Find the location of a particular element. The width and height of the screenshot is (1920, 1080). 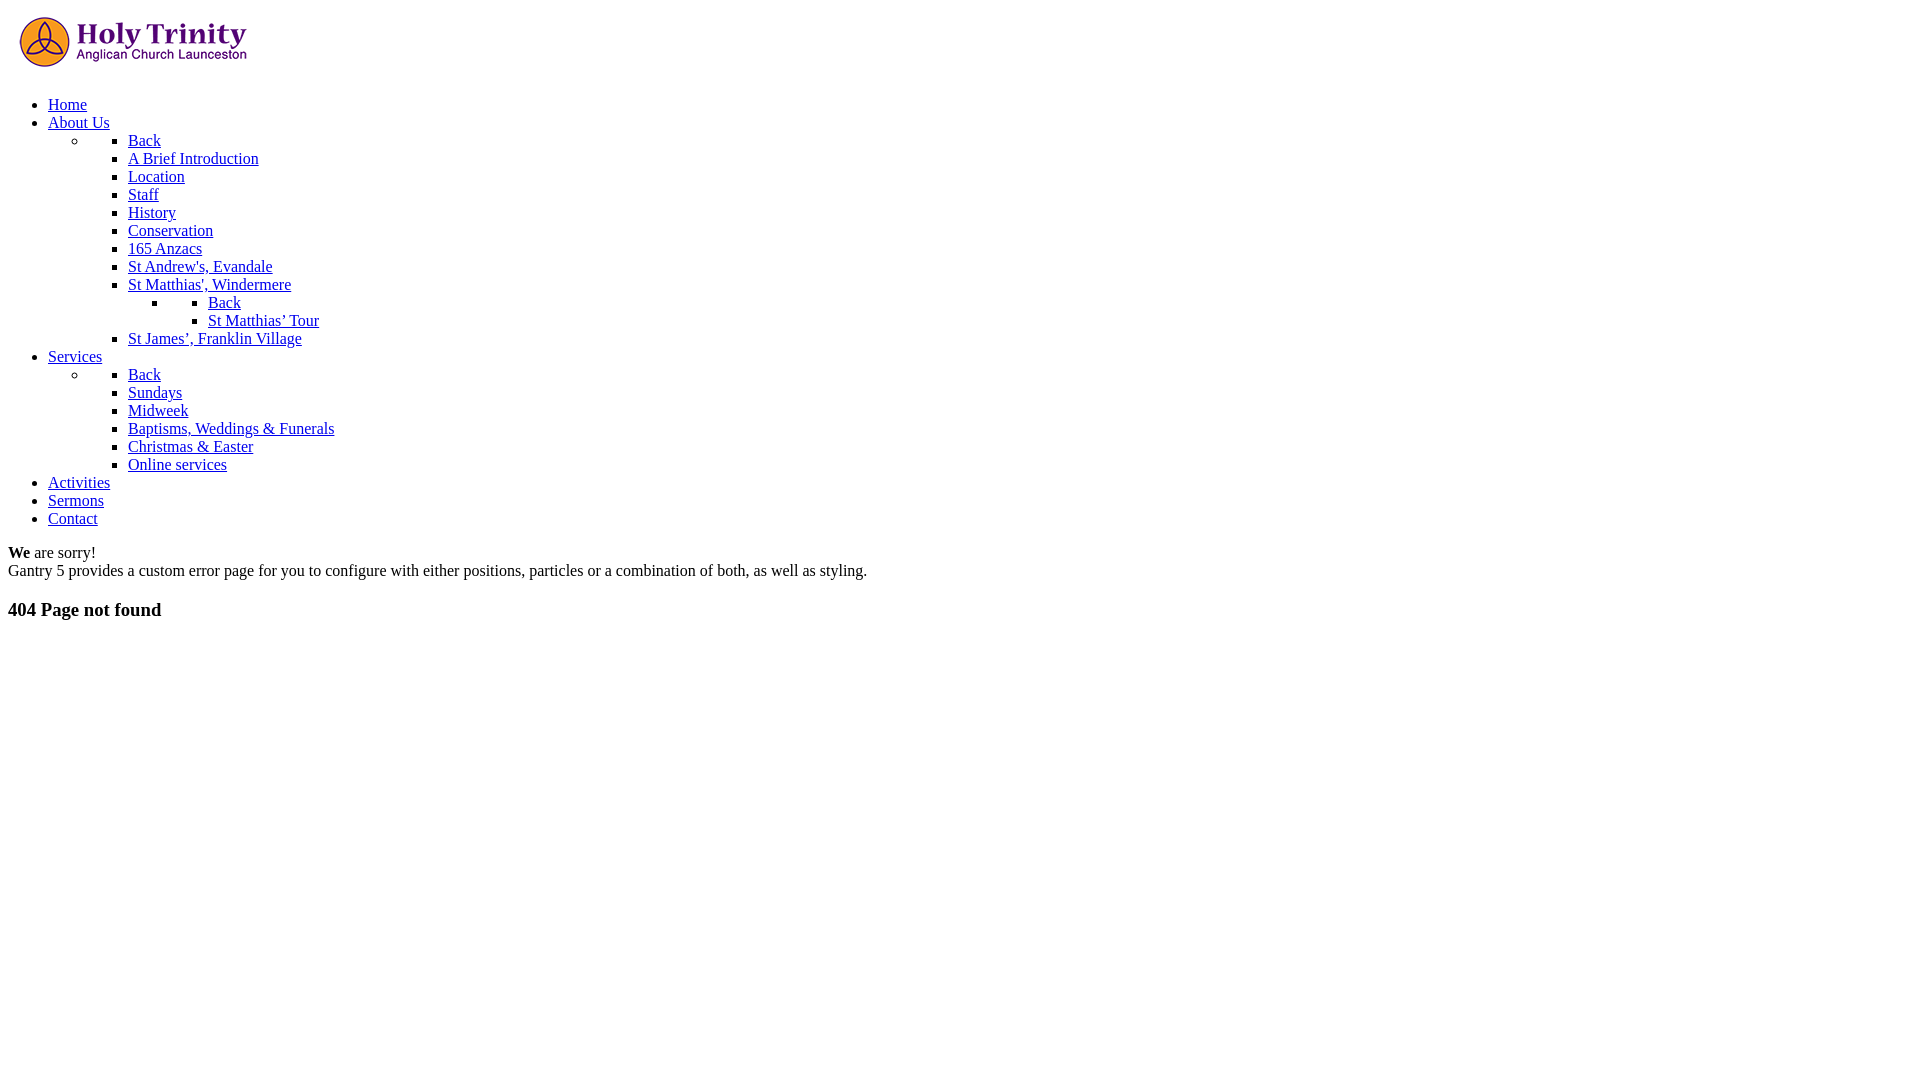

'Sermons' is located at coordinates (76, 499).